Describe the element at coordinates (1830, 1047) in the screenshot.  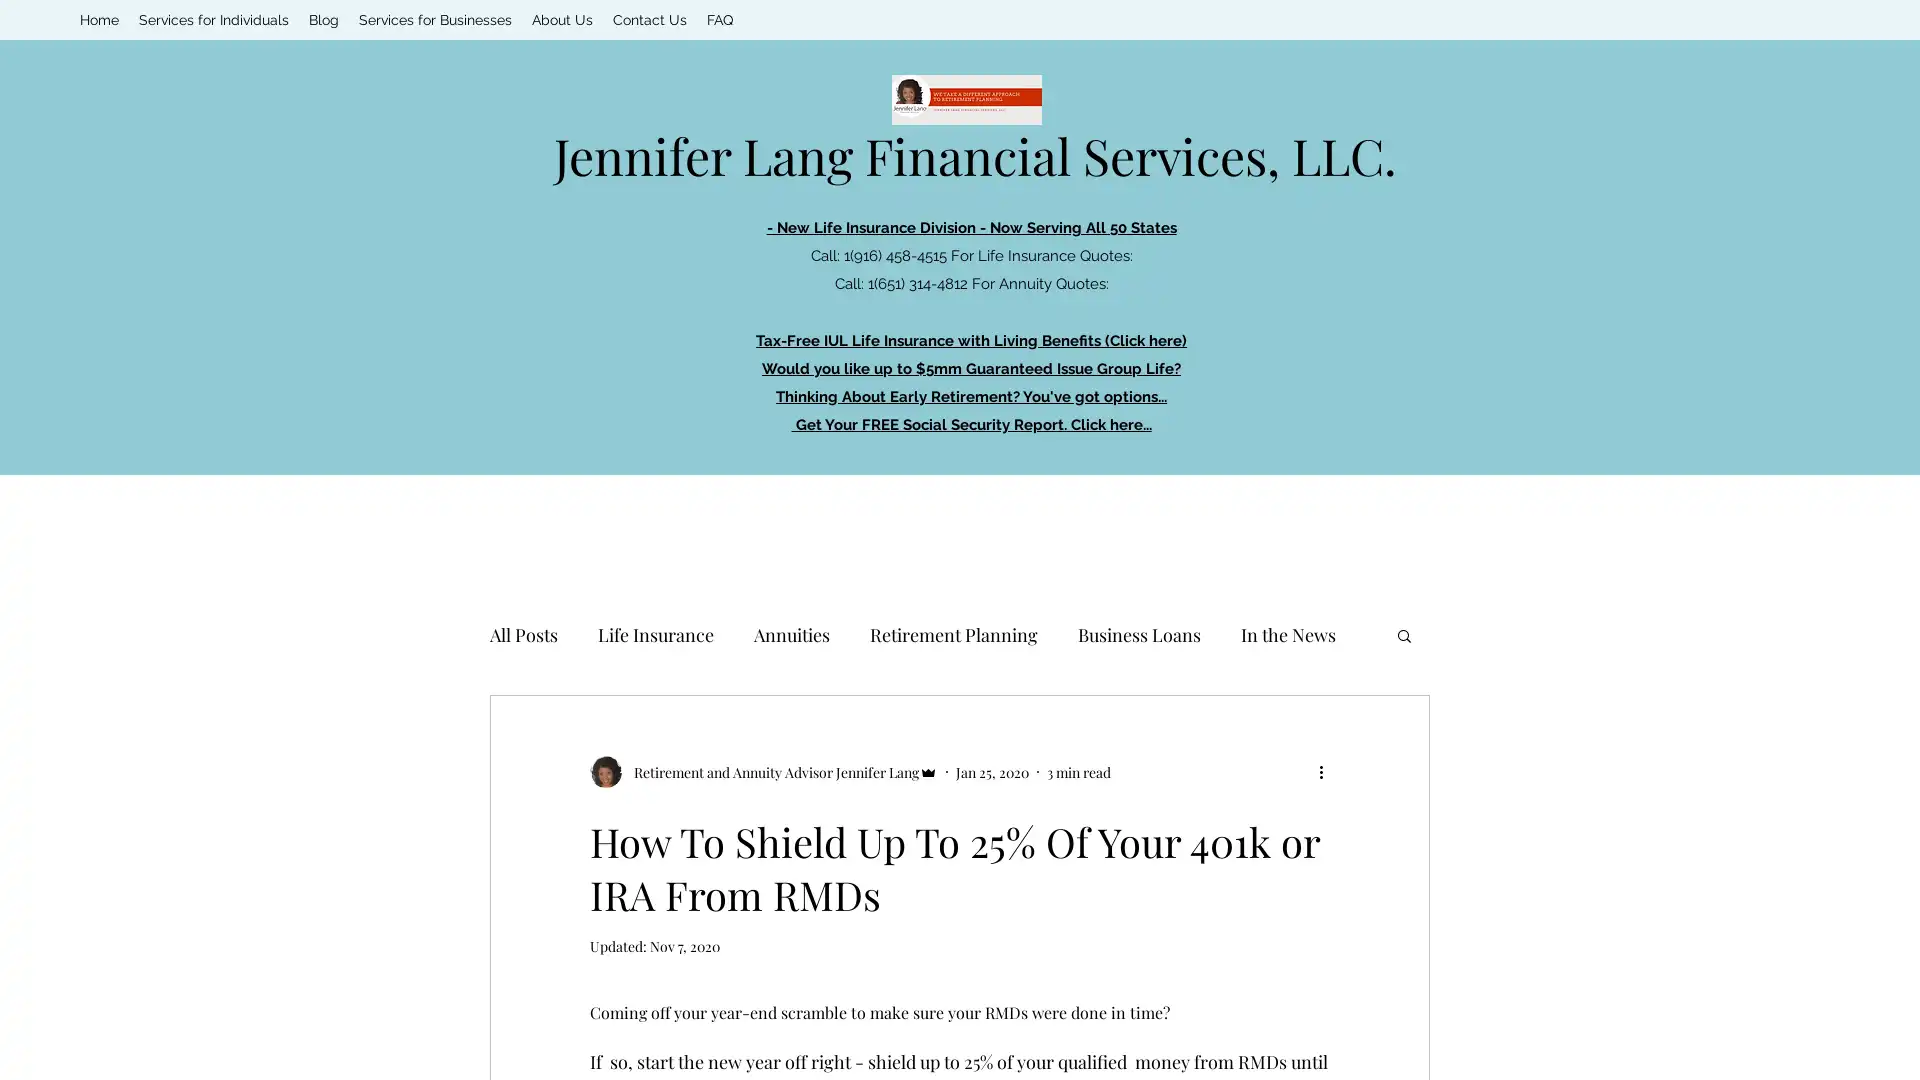
I see `Accept` at that location.